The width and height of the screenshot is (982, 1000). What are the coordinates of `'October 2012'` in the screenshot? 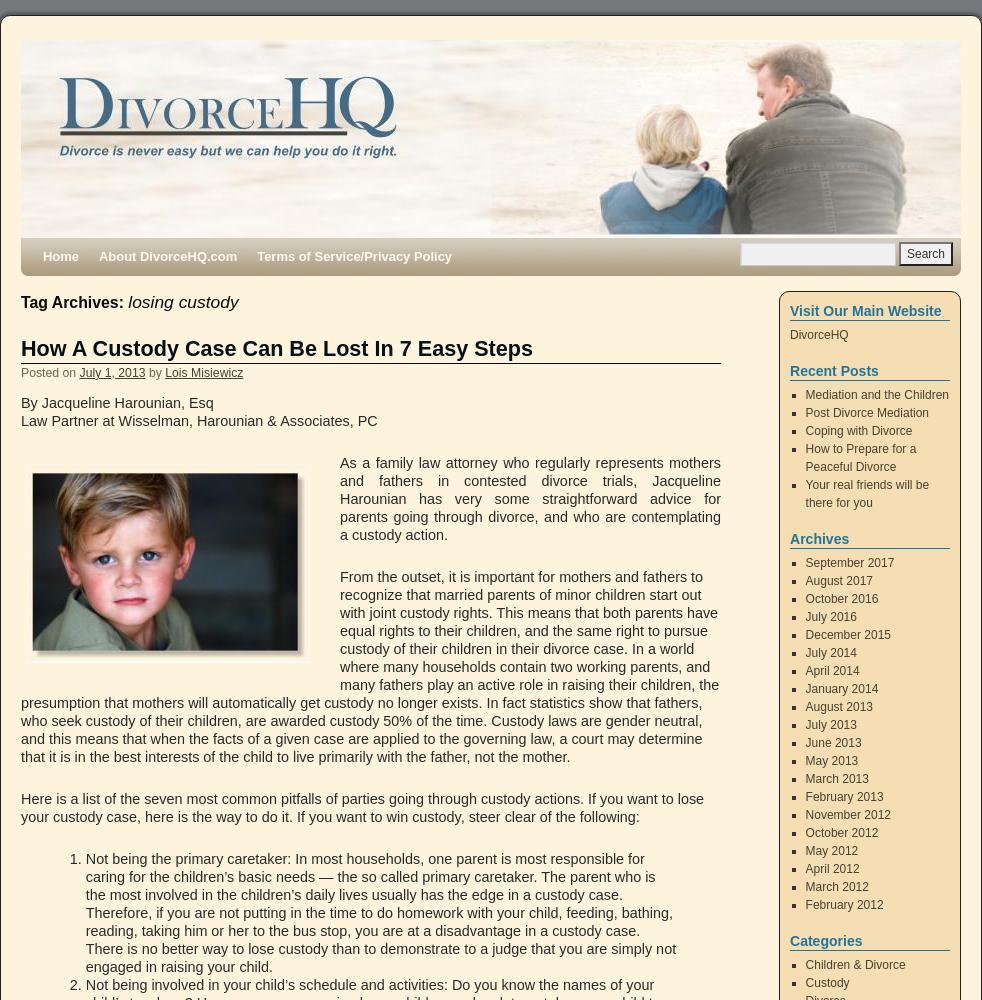 It's located at (841, 832).